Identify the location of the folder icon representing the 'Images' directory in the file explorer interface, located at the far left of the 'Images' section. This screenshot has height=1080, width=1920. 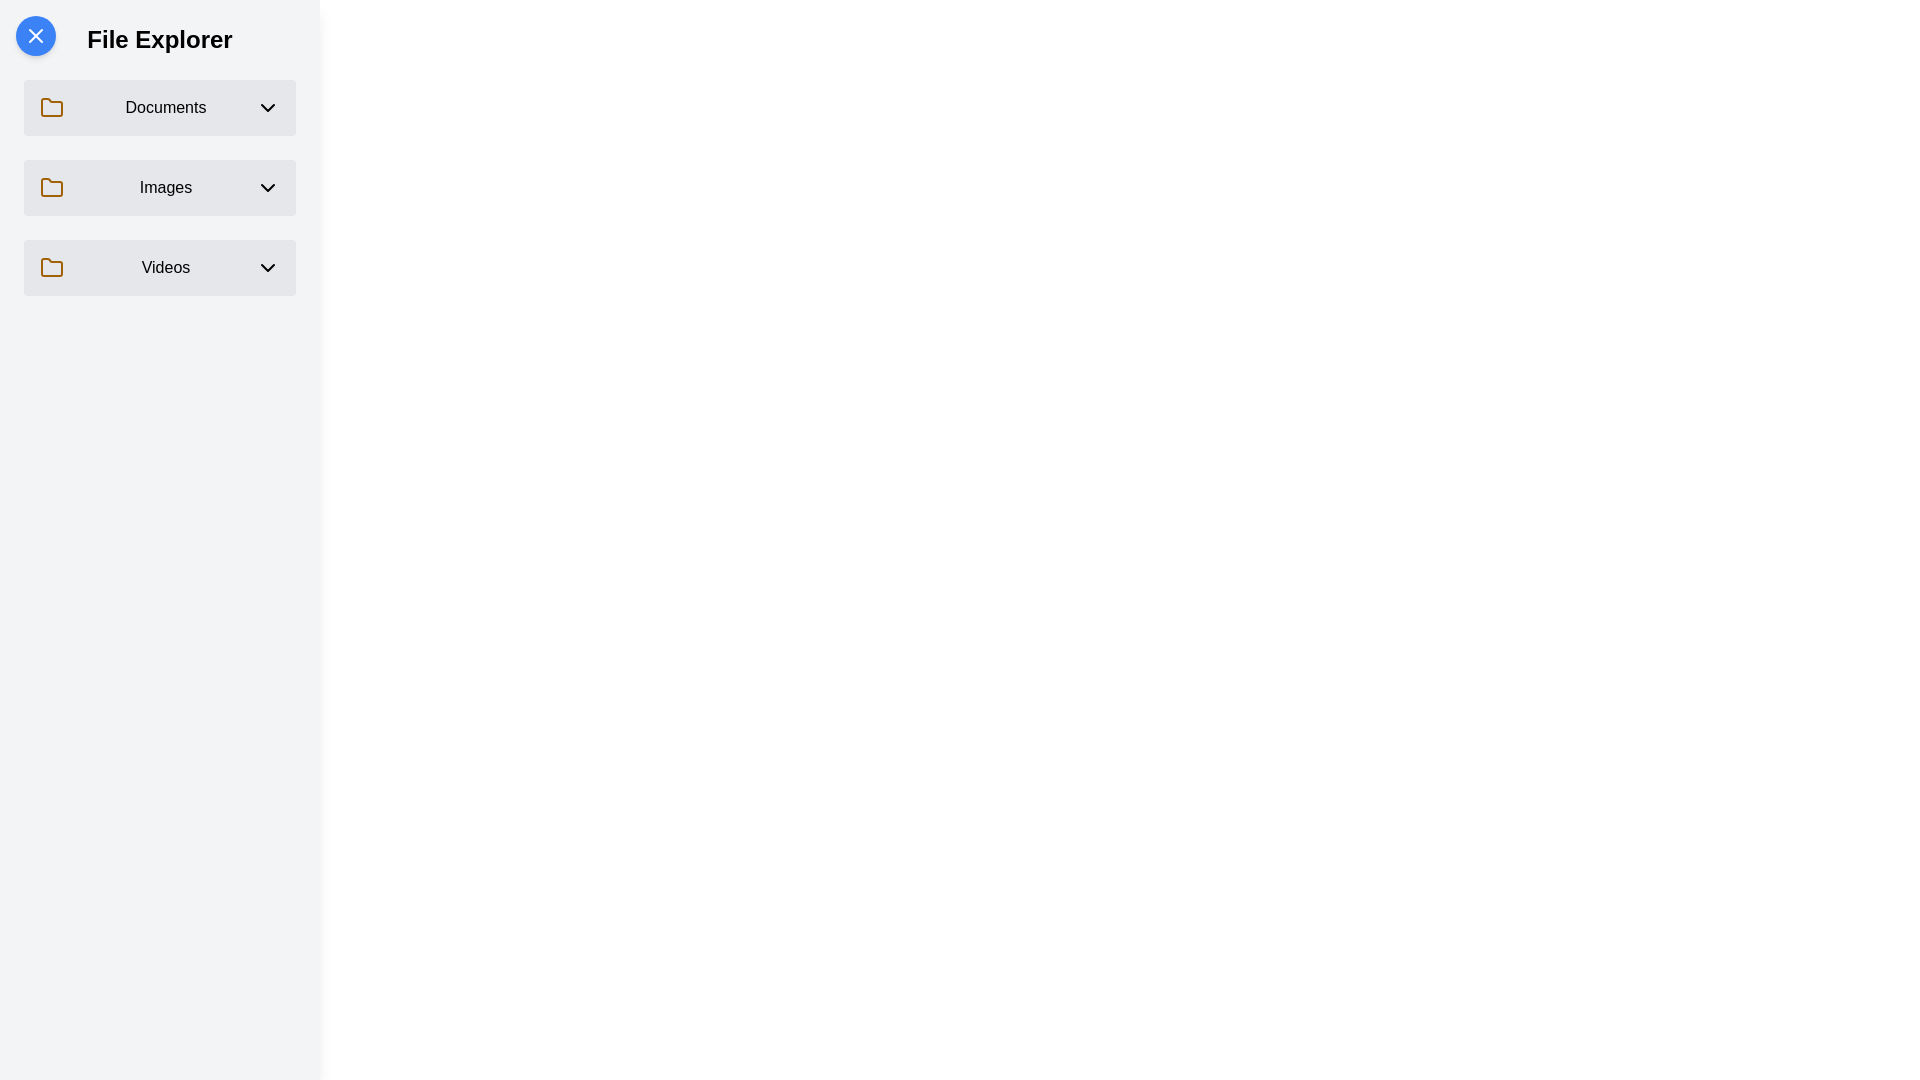
(52, 188).